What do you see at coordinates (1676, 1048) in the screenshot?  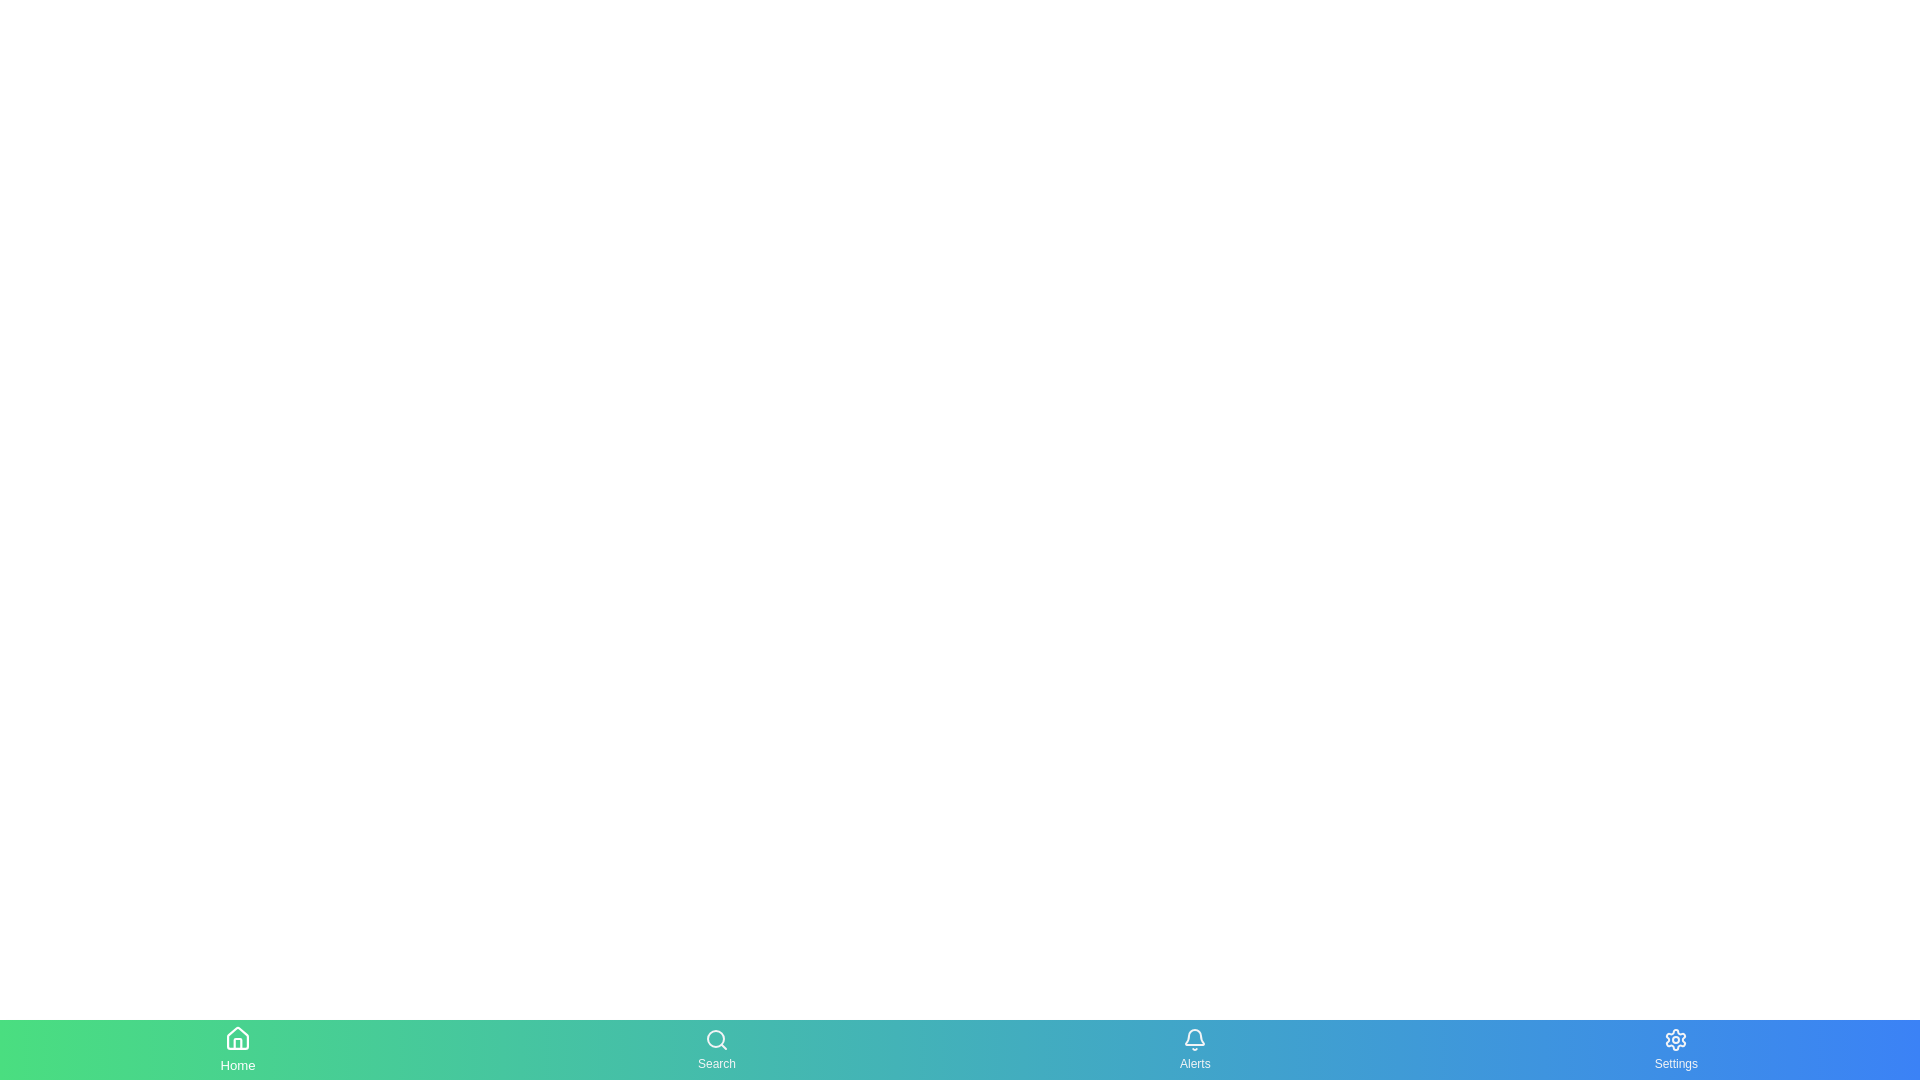 I see `the navigation item labeled 'Settings'` at bounding box center [1676, 1048].